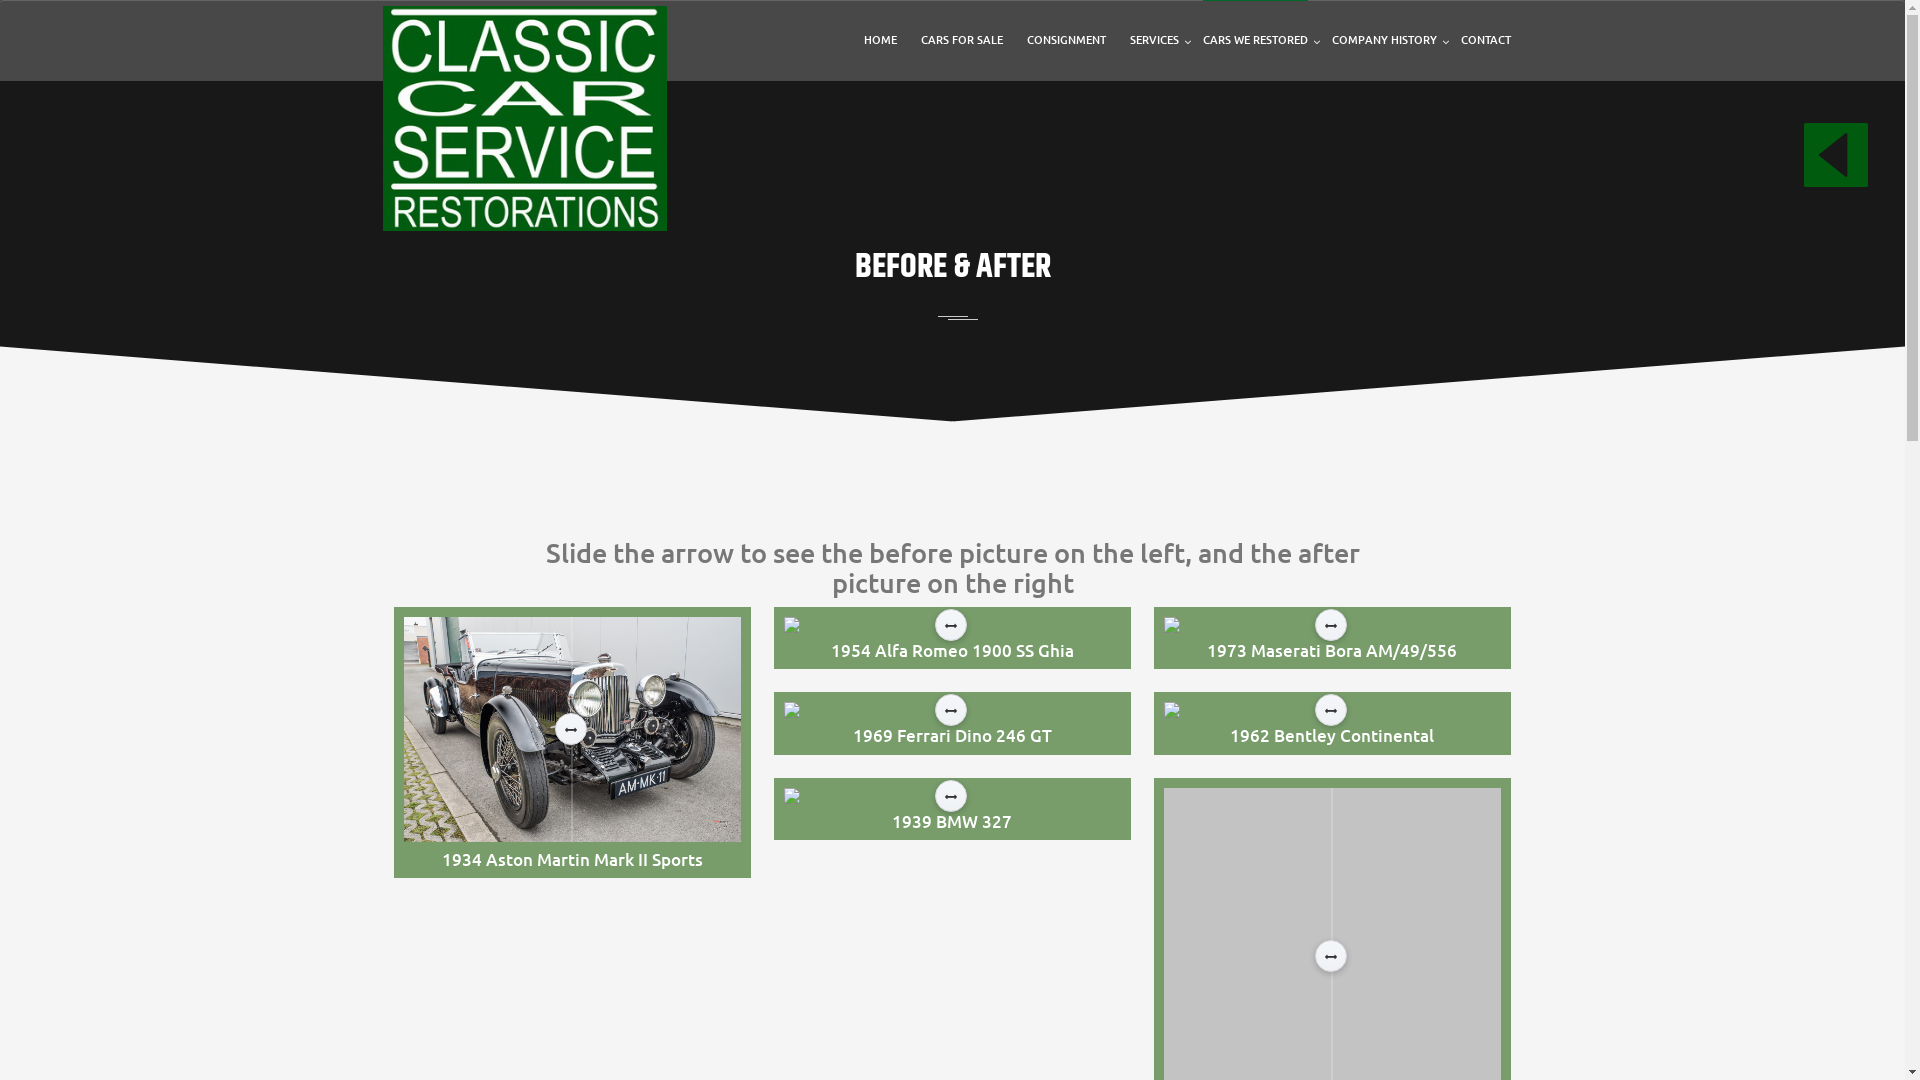 This screenshot has width=1920, height=1080. I want to click on 'CONTACT', so click(1484, 39).